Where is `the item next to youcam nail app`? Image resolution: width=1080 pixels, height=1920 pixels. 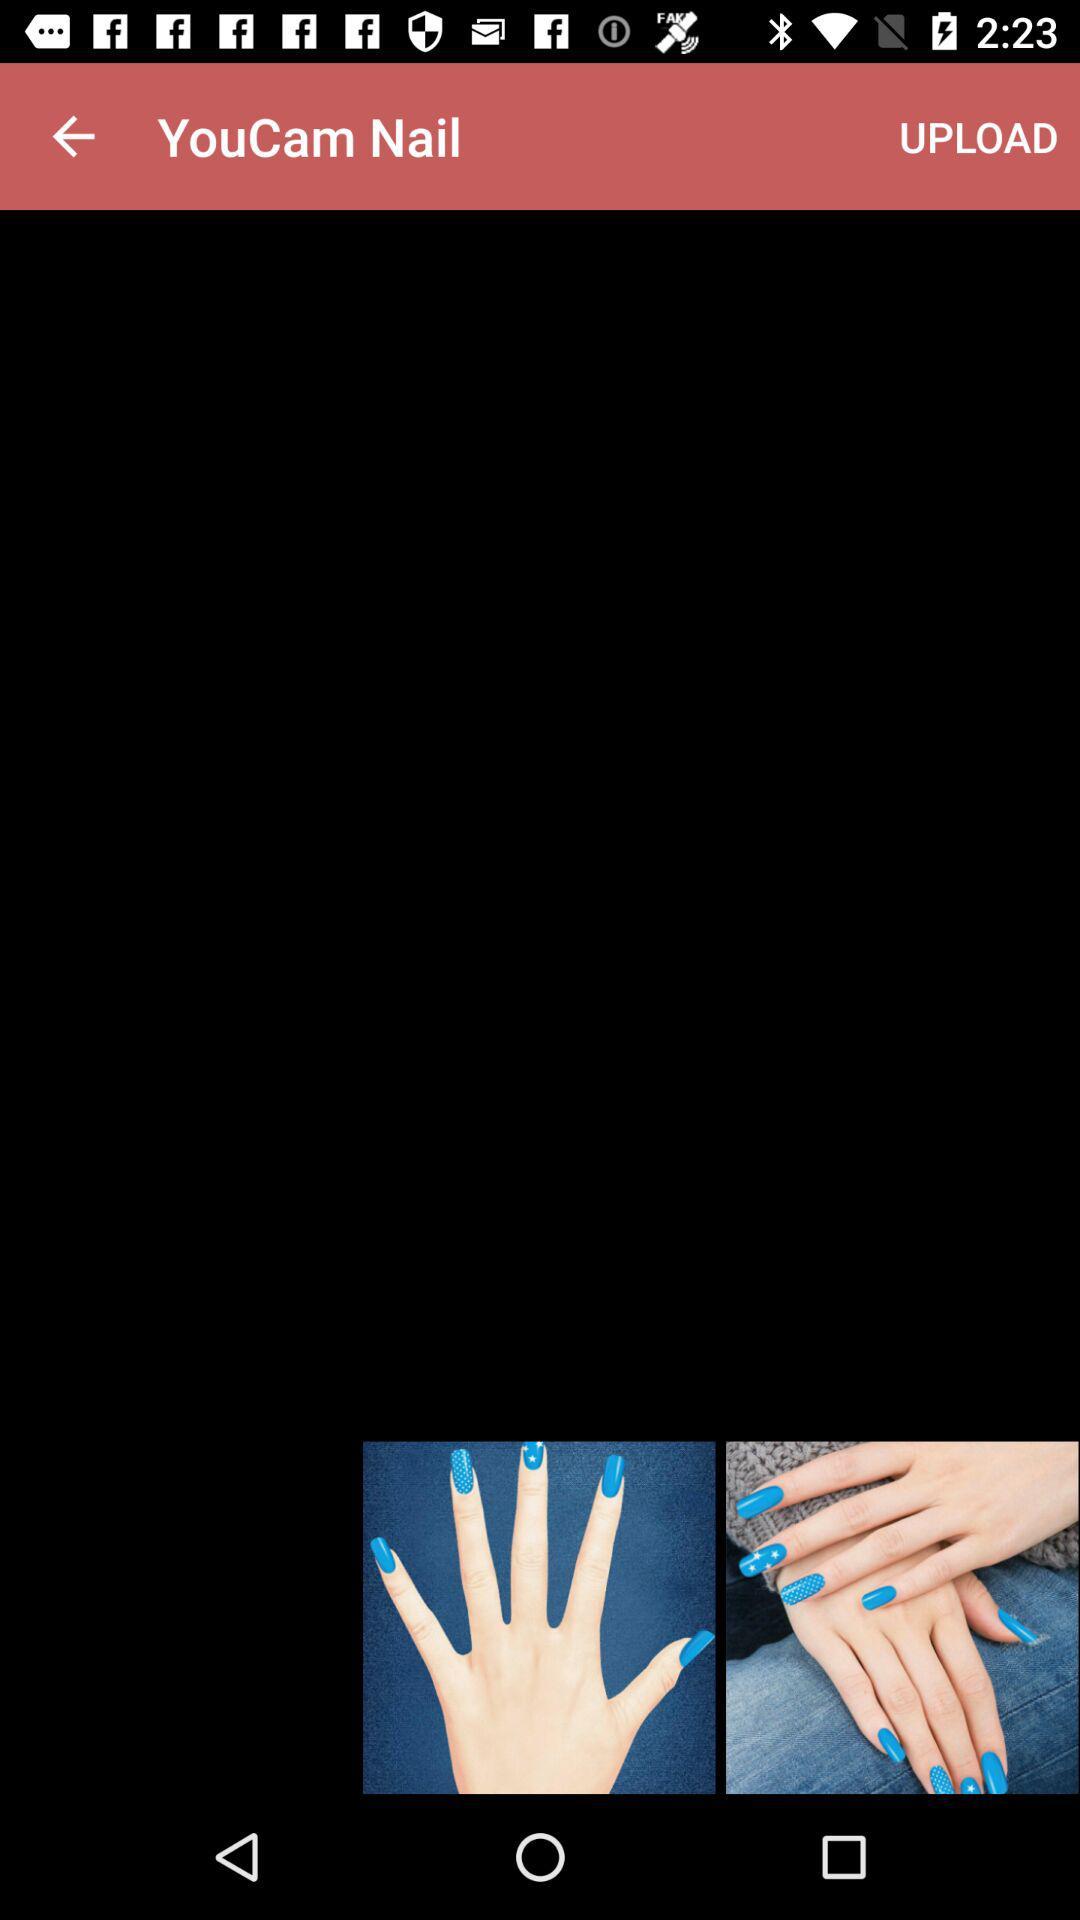 the item next to youcam nail app is located at coordinates (72, 135).